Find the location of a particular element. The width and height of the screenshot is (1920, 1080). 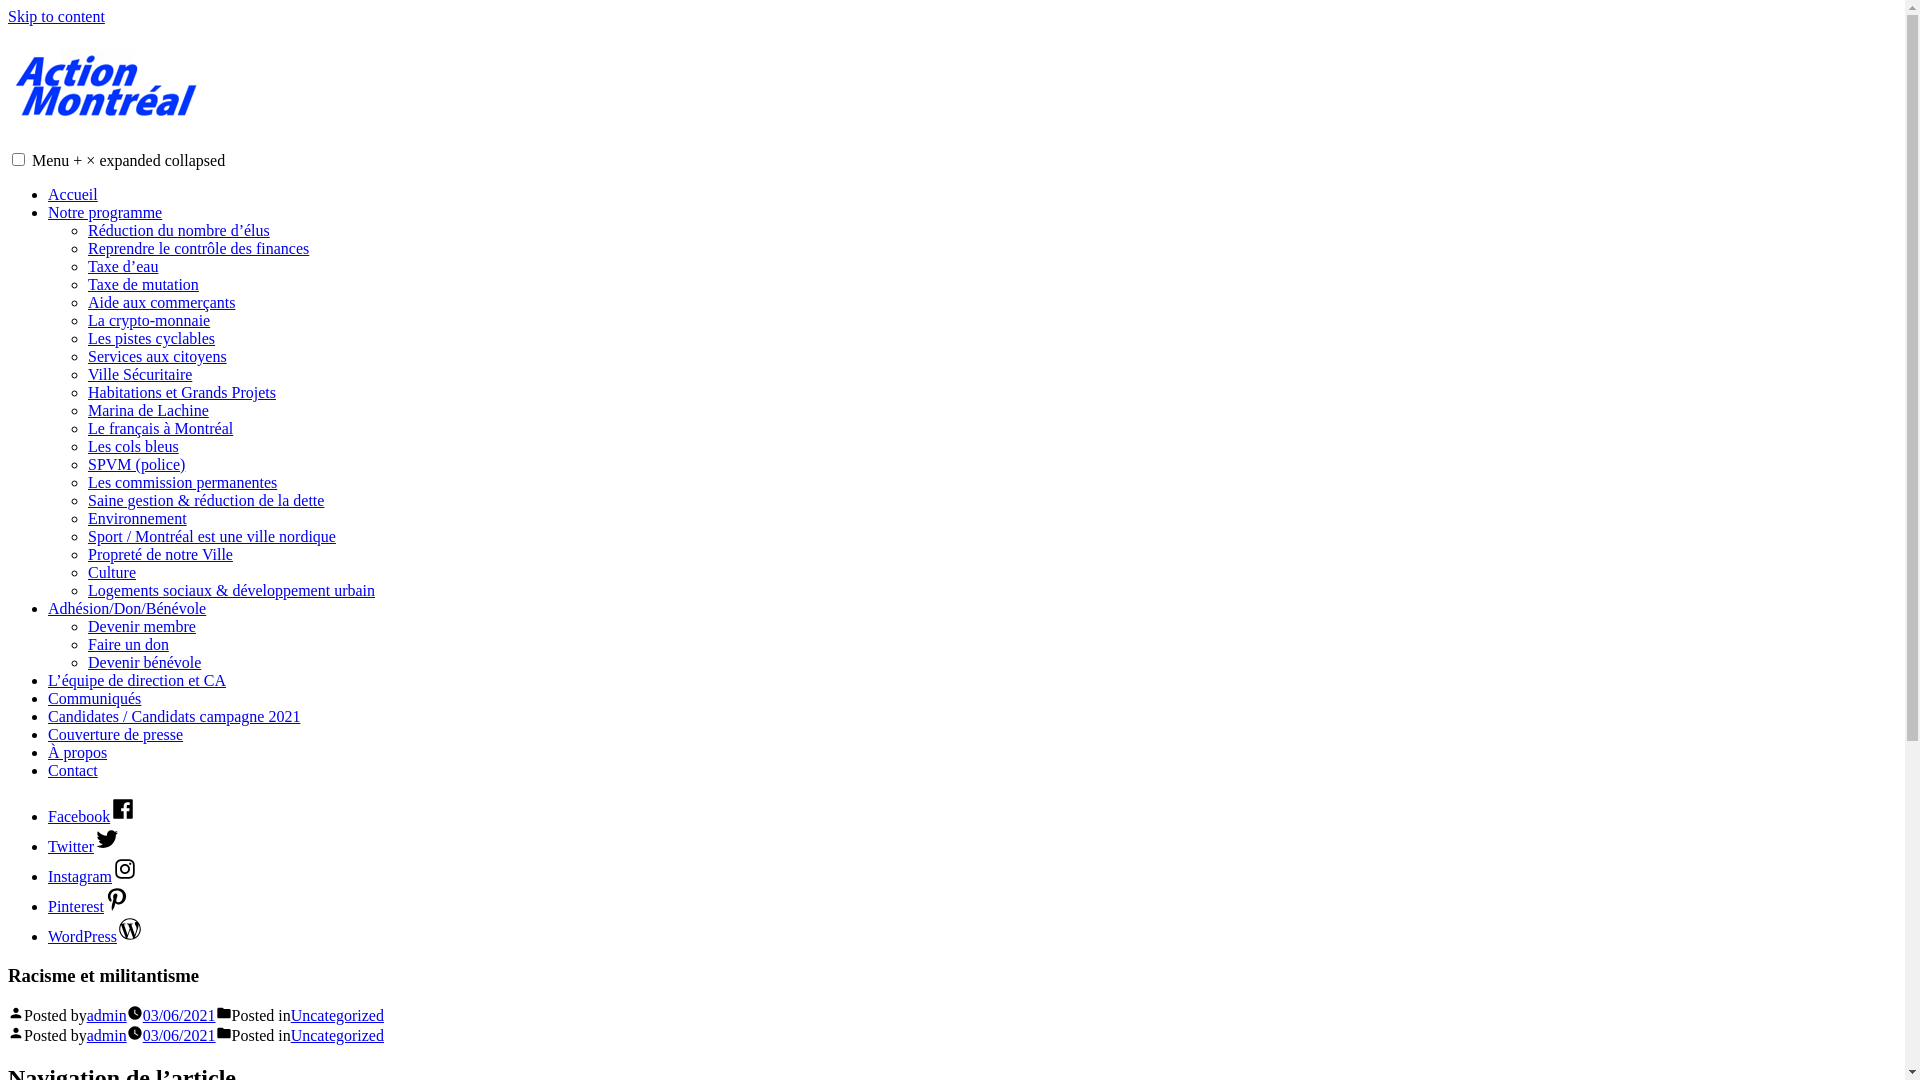

'Candidates / Candidats campagne 2021' is located at coordinates (173, 715).